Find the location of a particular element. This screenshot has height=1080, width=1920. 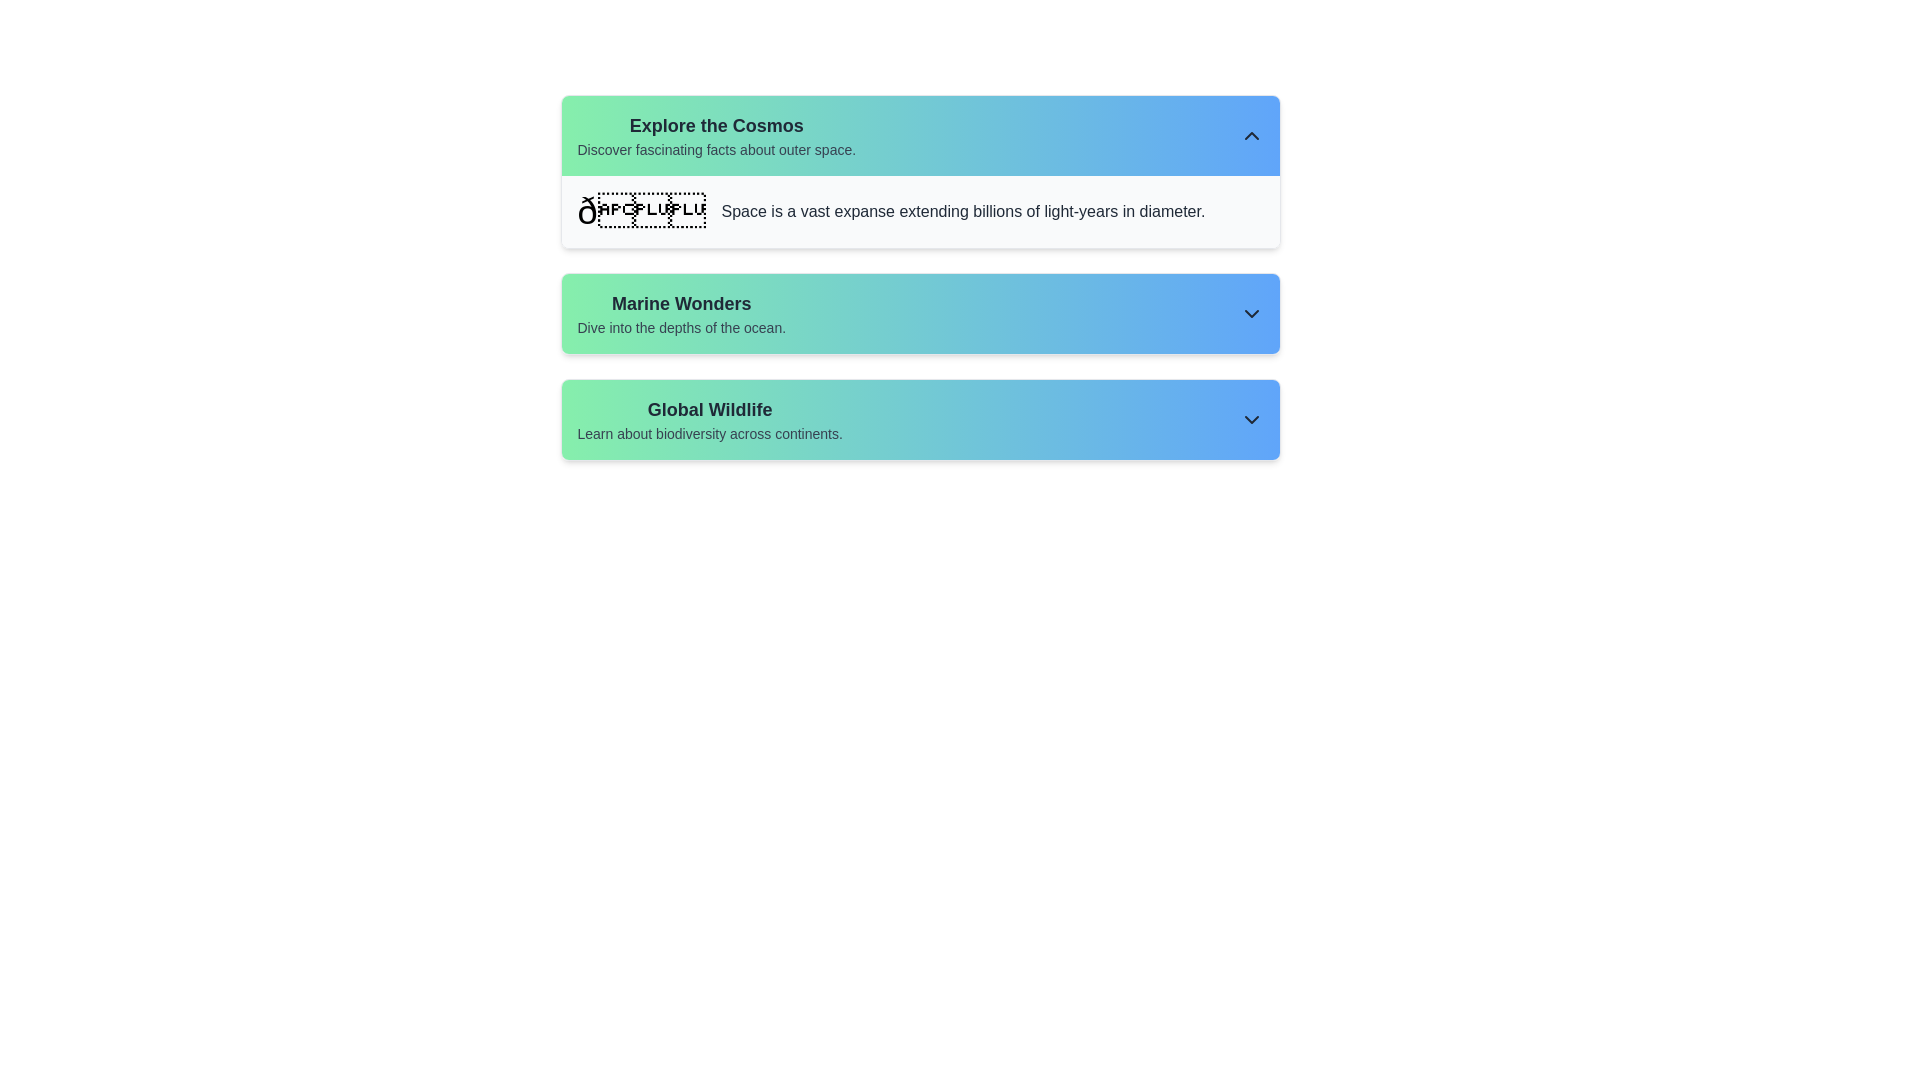

the section header or menu item related to ocean exploration is located at coordinates (919, 313).